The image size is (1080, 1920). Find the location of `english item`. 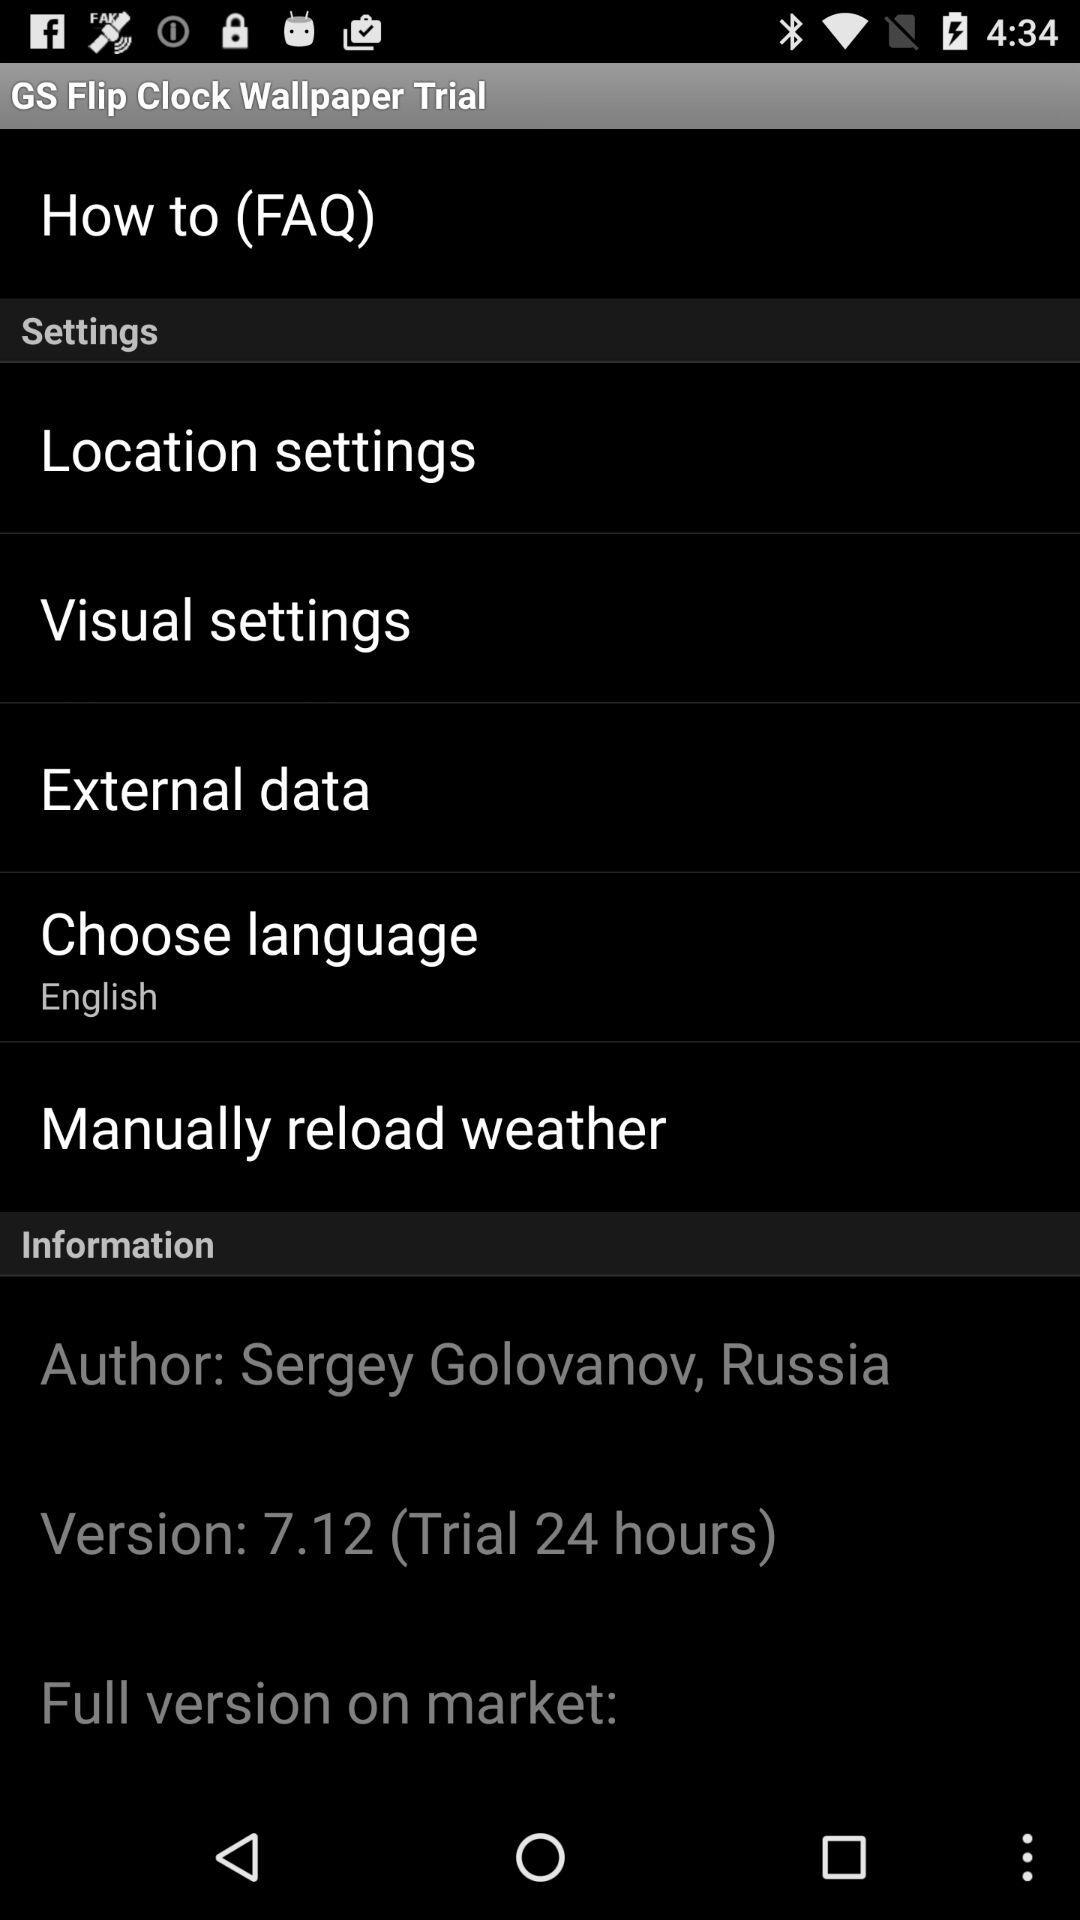

english item is located at coordinates (99, 995).